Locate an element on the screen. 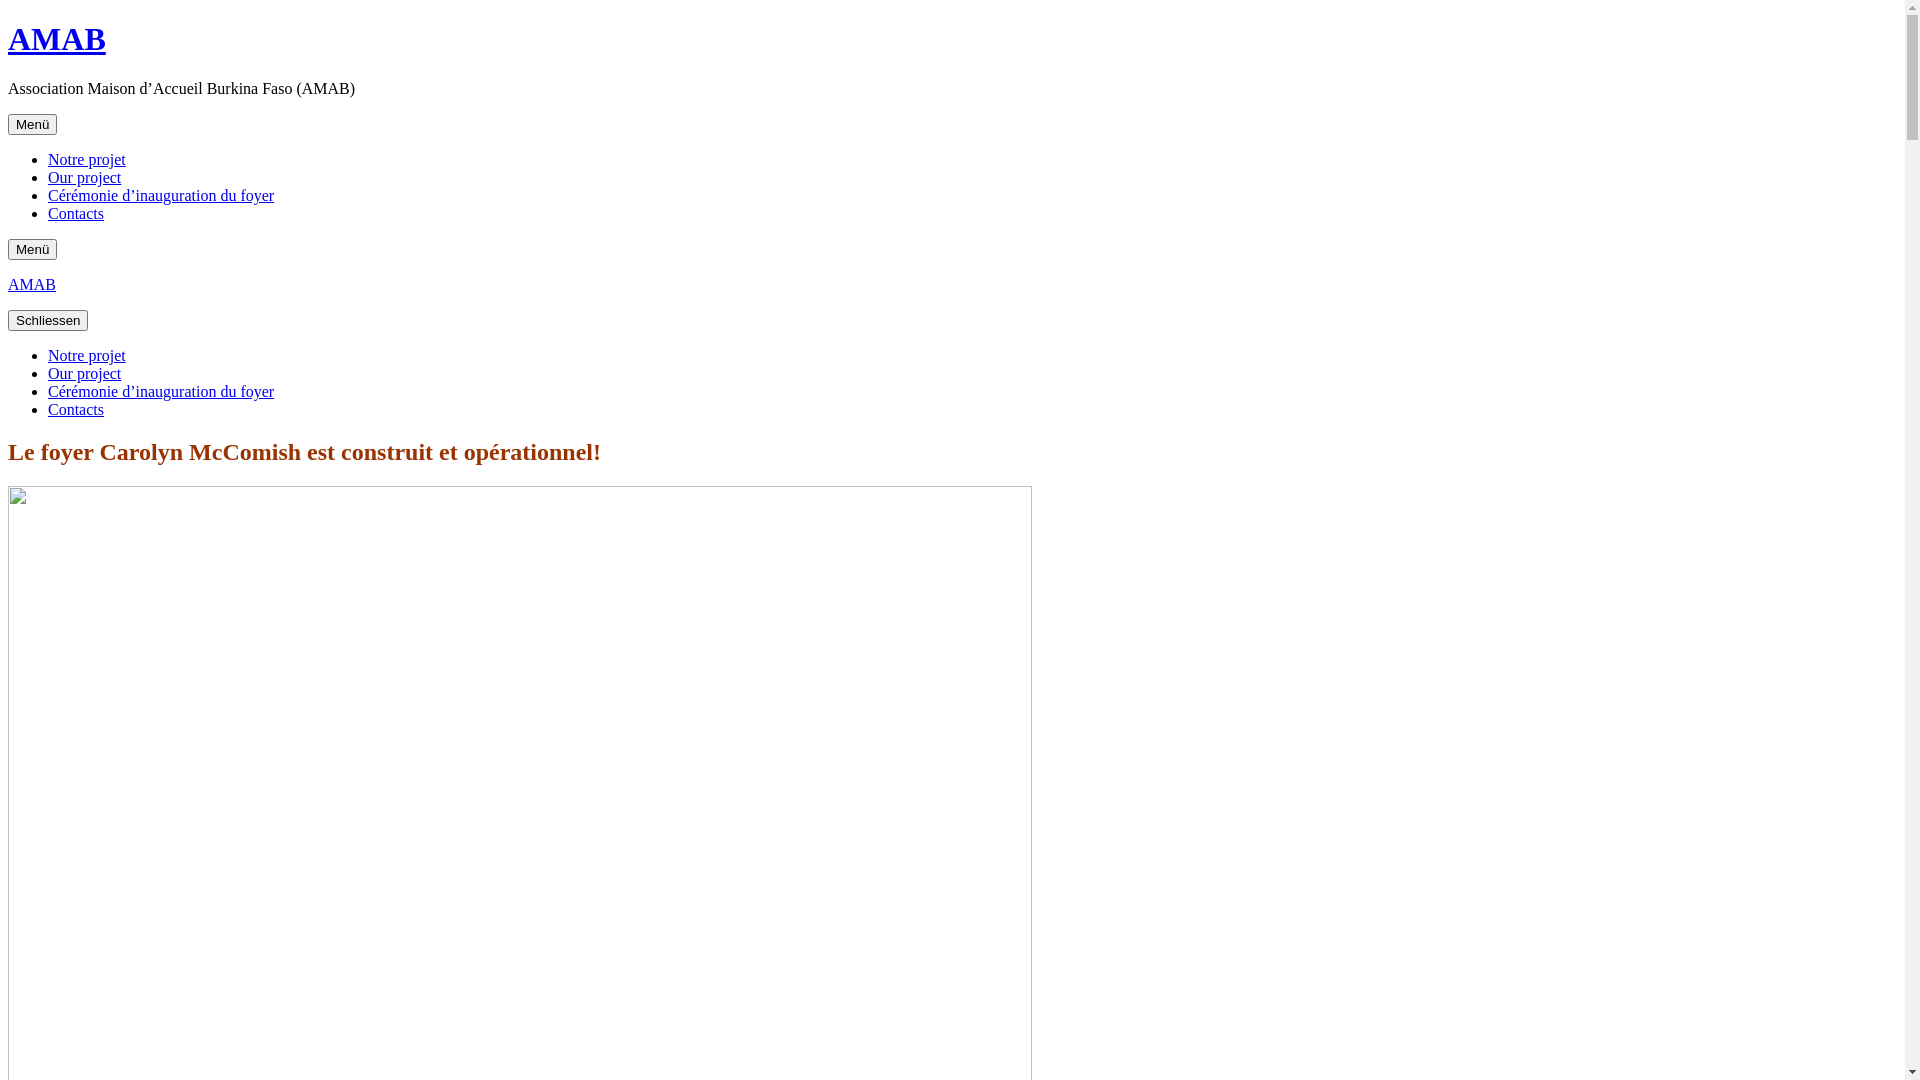  'Schliessen' is located at coordinates (48, 319).